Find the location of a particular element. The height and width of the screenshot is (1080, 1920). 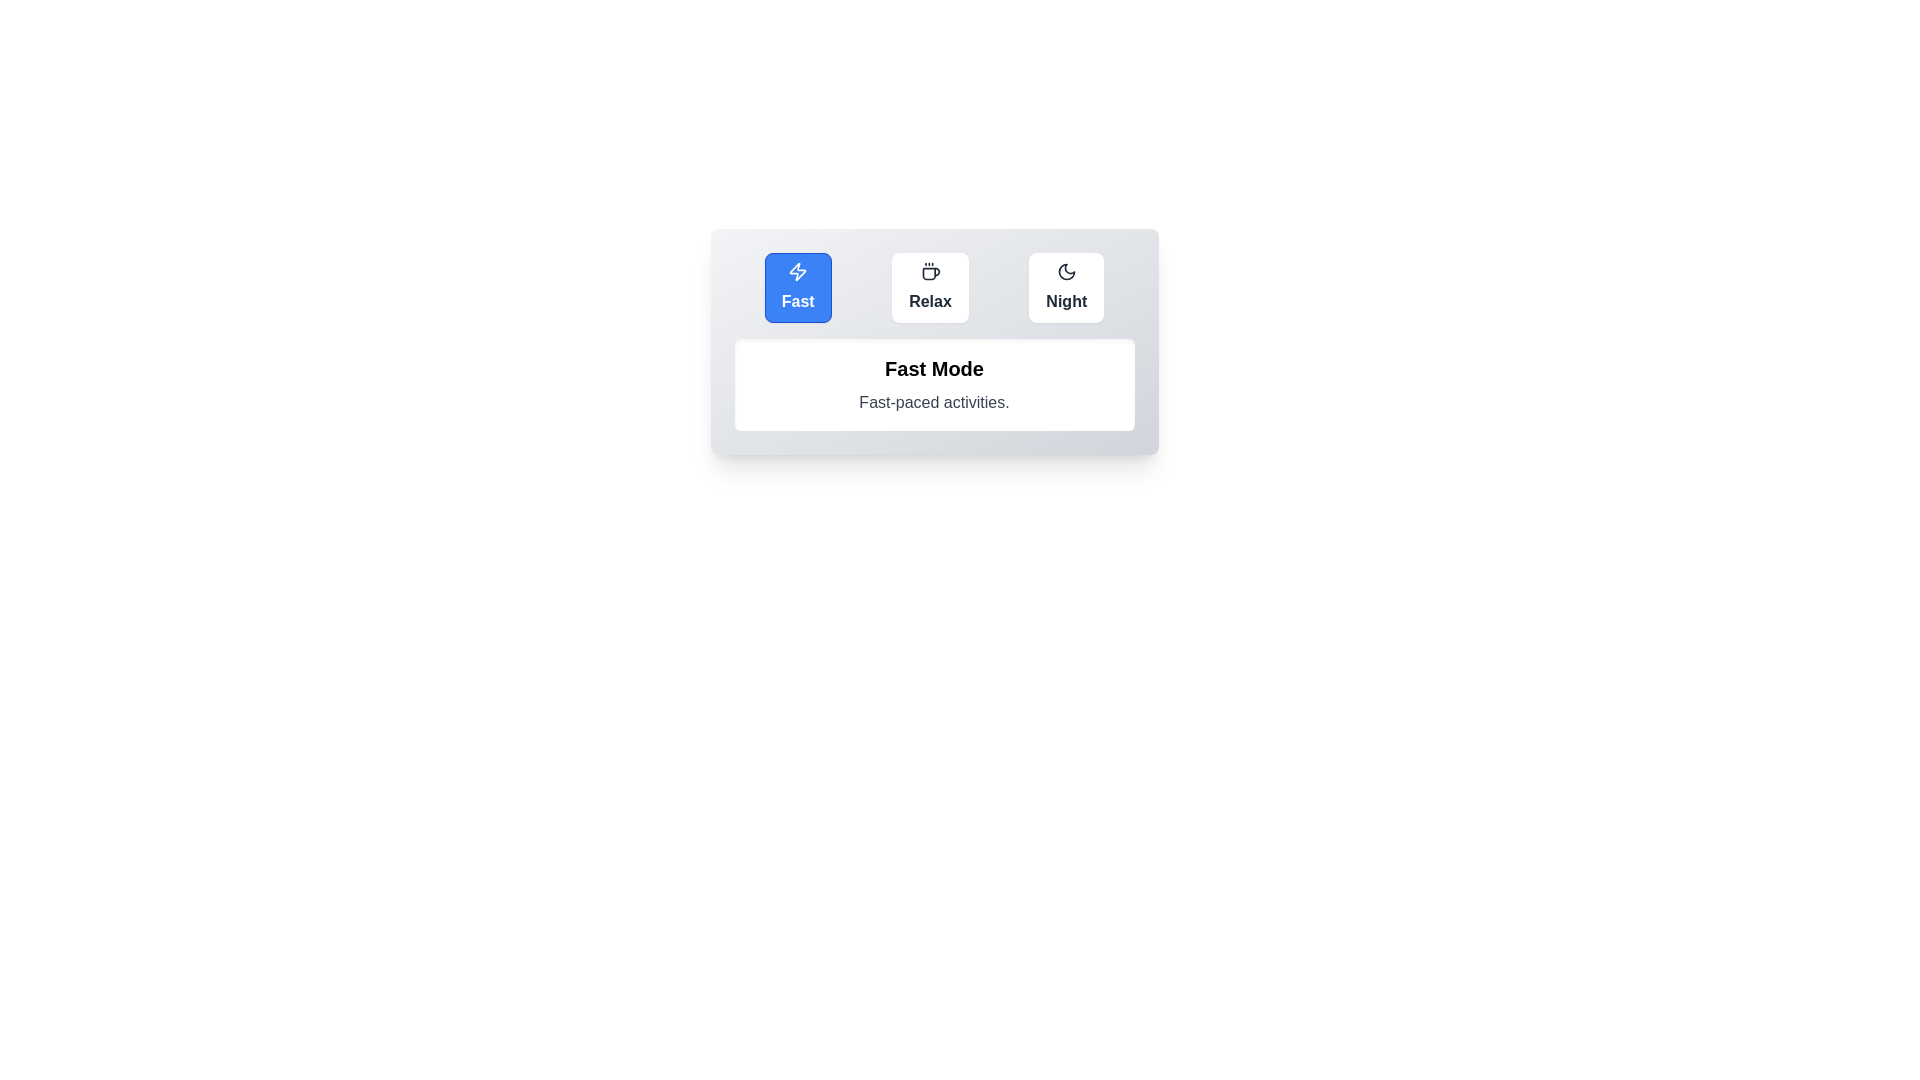

the 'Relax' mode icon, which is visually centered above the text 'Relax' and is the middle button in a horizontal alignment with 'Fast' and 'Night' buttons is located at coordinates (929, 272).